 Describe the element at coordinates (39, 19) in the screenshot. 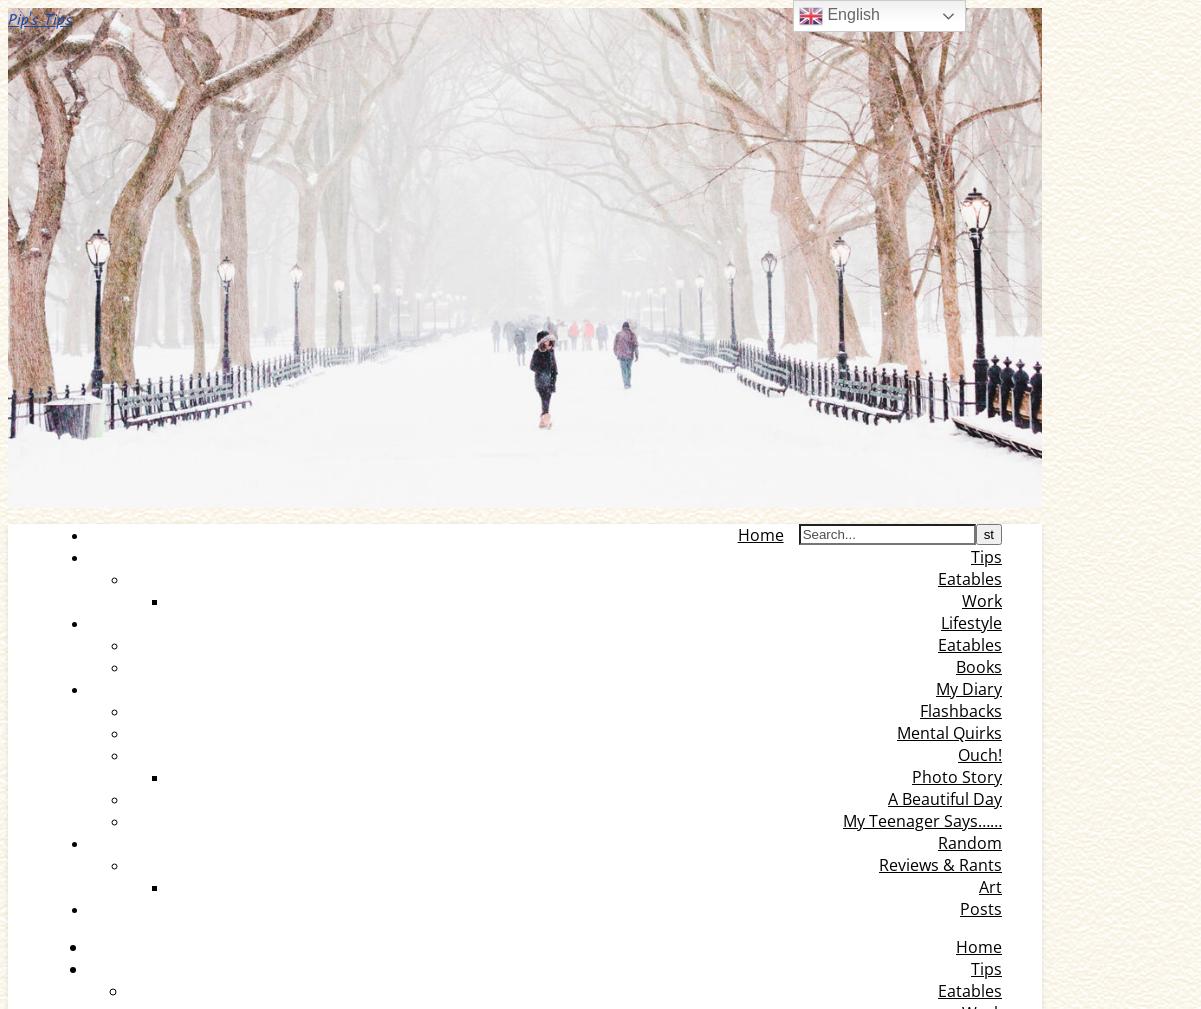

I see `'Pip's Tips'` at that location.